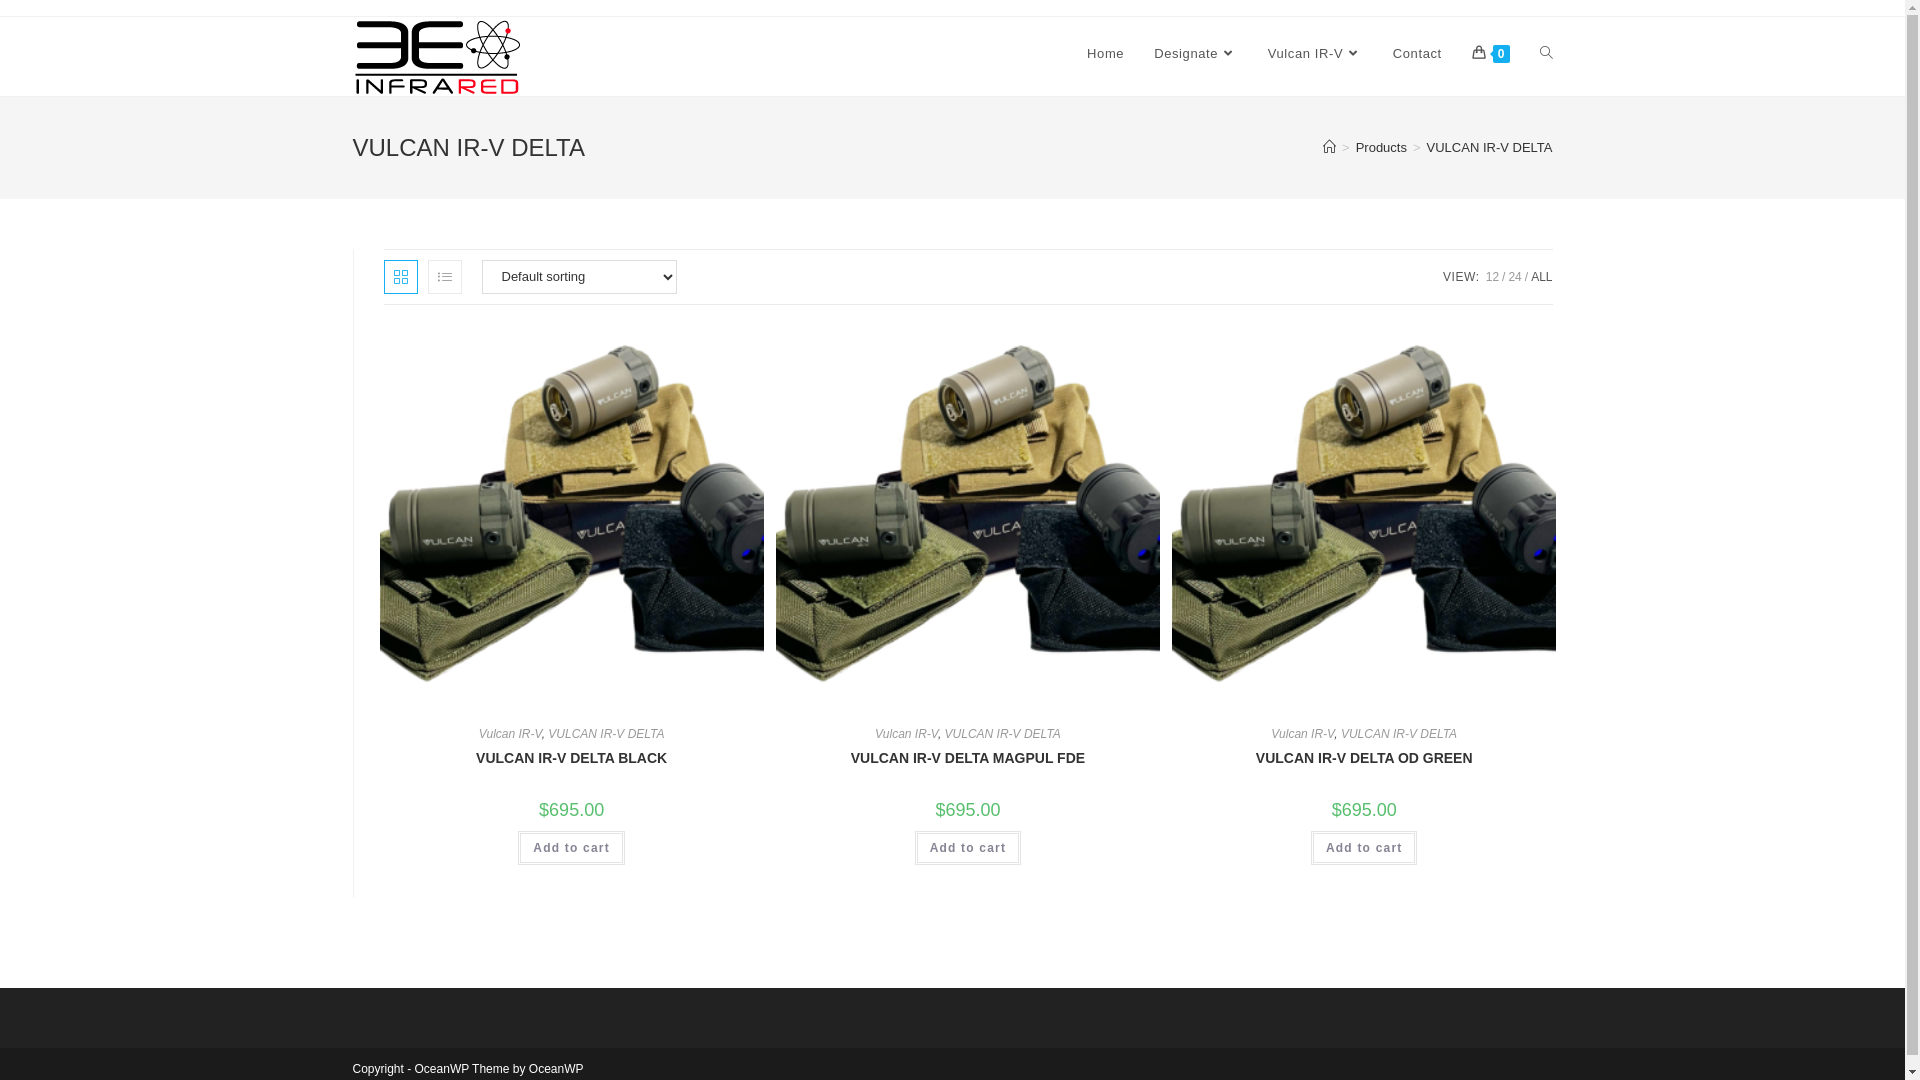 The width and height of the screenshot is (1920, 1080). Describe the element at coordinates (444, 277) in the screenshot. I see `'List view'` at that location.